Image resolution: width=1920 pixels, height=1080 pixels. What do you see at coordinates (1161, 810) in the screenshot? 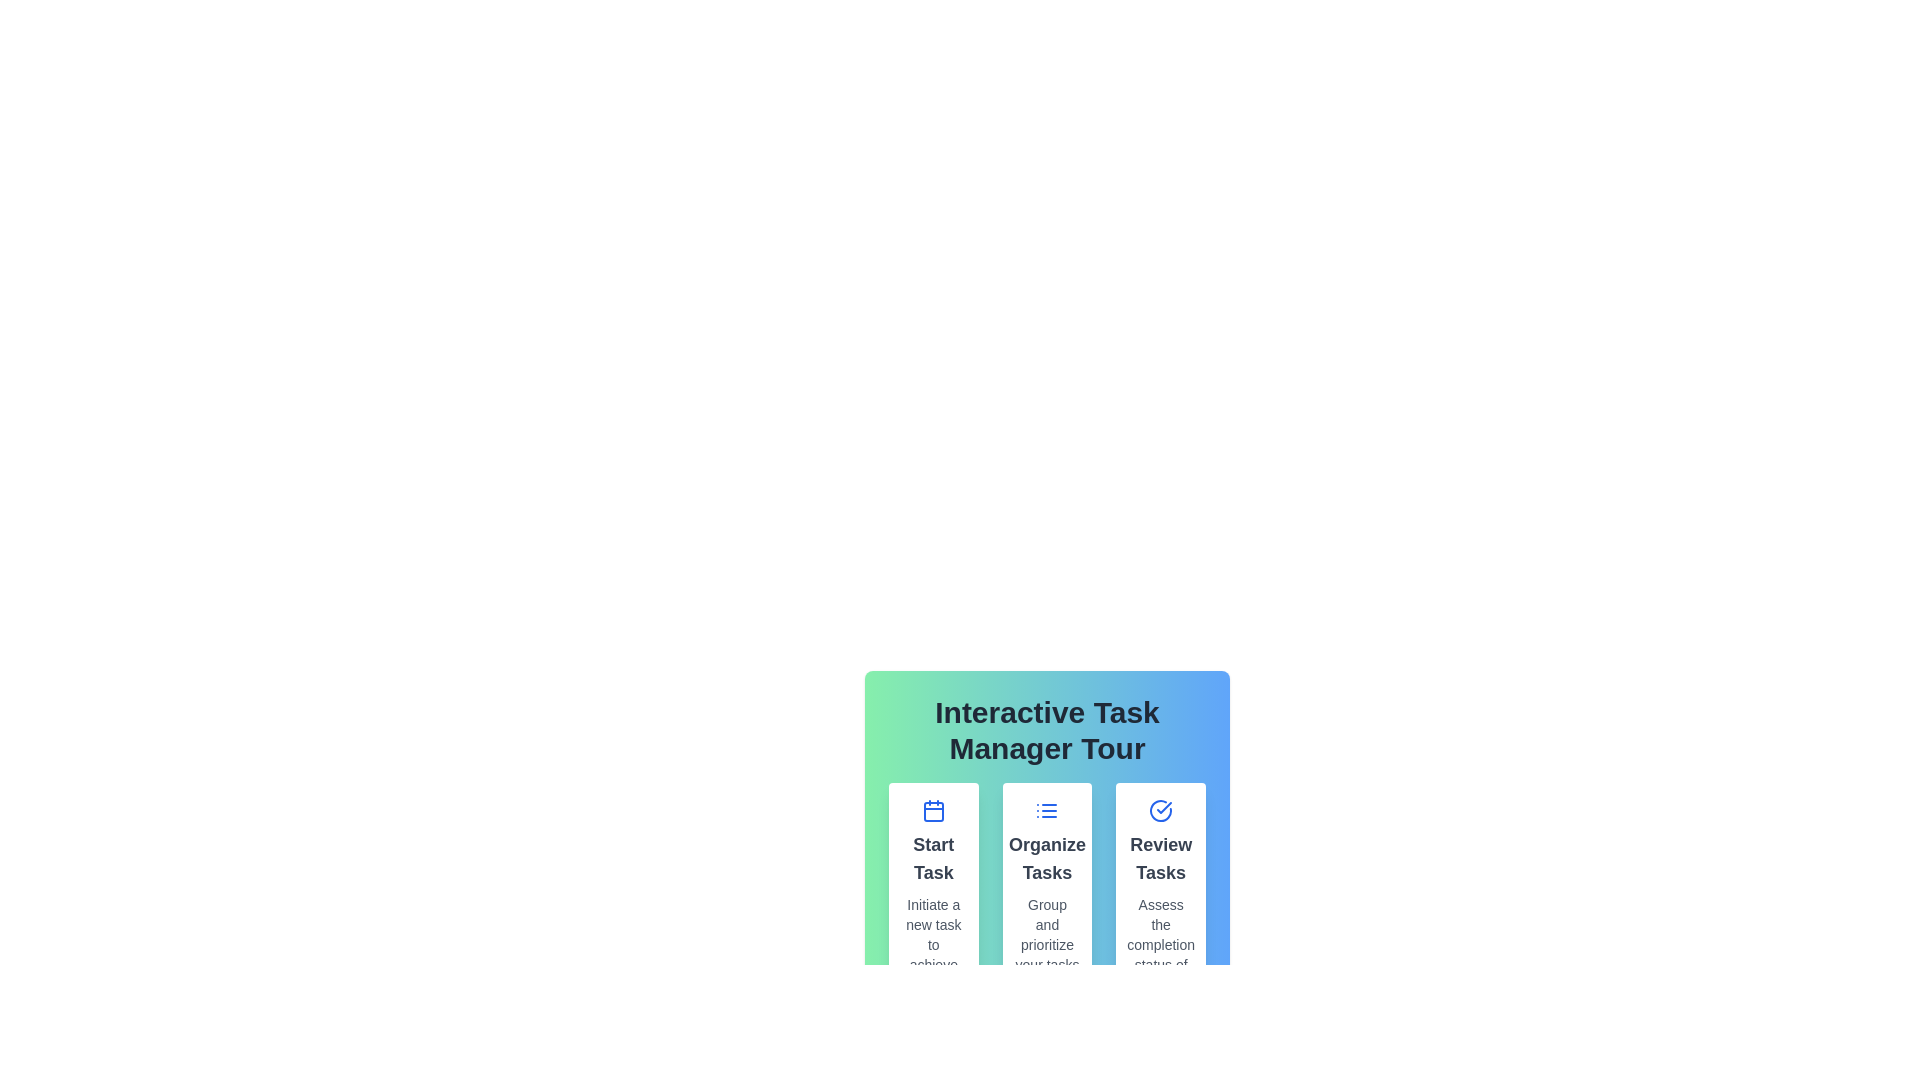
I see `the blue circular checkmark icon outlined at the top of the 'Review Tasks' card in the third column layout` at bounding box center [1161, 810].